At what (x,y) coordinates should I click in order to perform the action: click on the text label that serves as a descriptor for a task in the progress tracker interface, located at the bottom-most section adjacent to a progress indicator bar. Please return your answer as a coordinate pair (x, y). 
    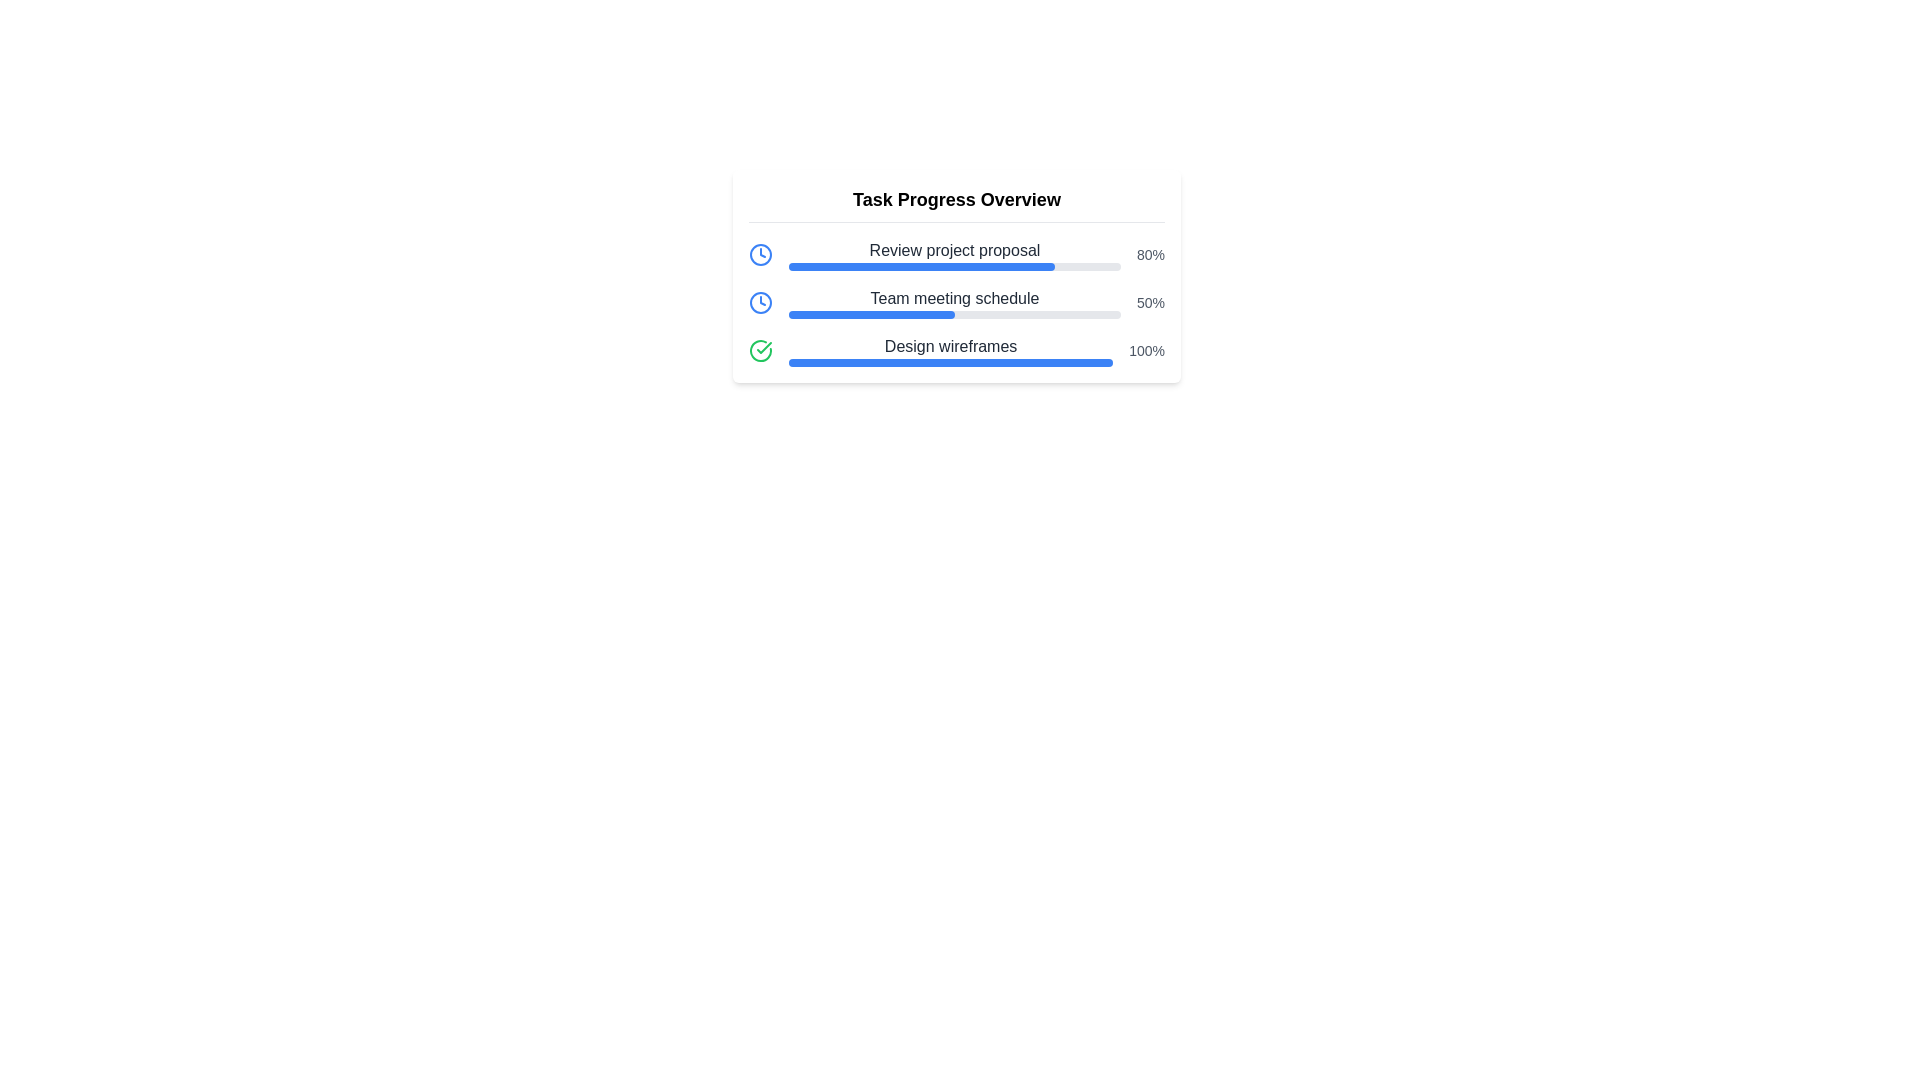
    Looking at the image, I should click on (950, 346).